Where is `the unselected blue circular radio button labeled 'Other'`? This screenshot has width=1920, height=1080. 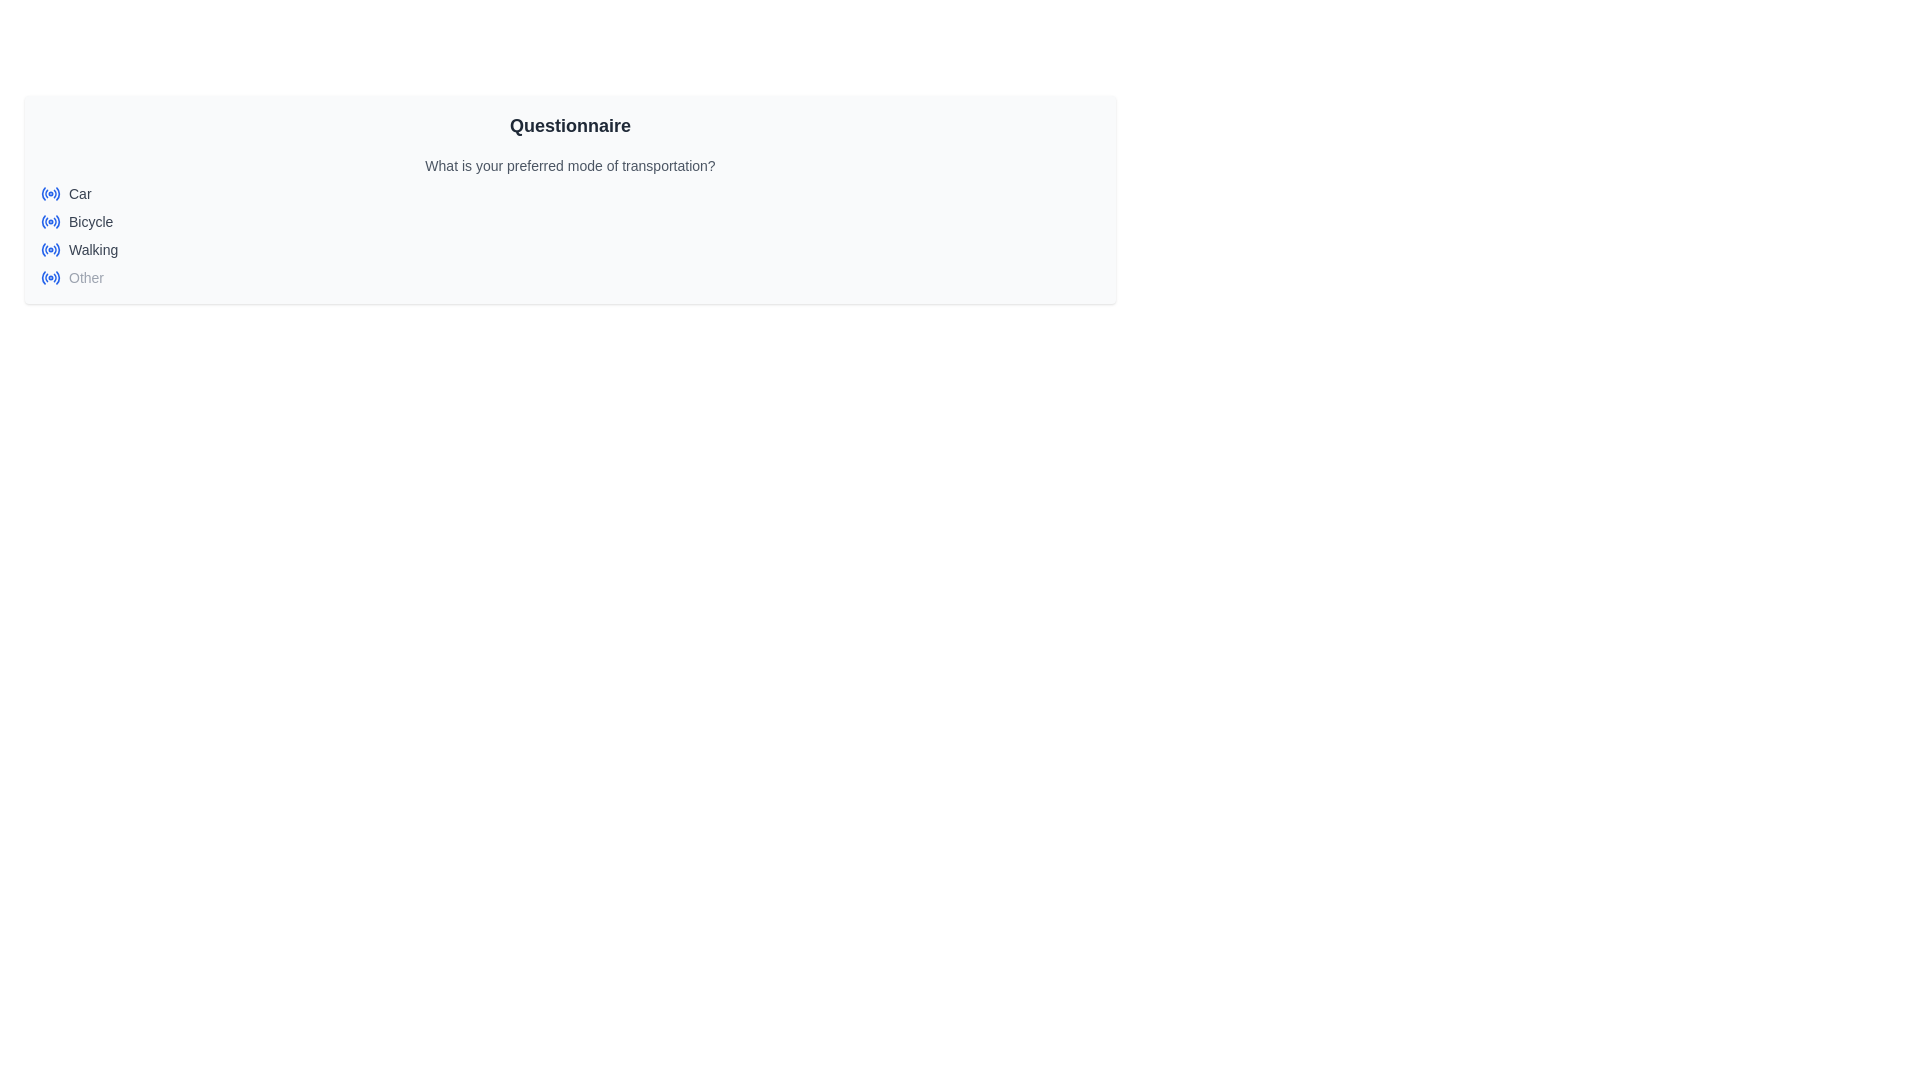
the unselected blue circular radio button labeled 'Other' is located at coordinates (51, 277).